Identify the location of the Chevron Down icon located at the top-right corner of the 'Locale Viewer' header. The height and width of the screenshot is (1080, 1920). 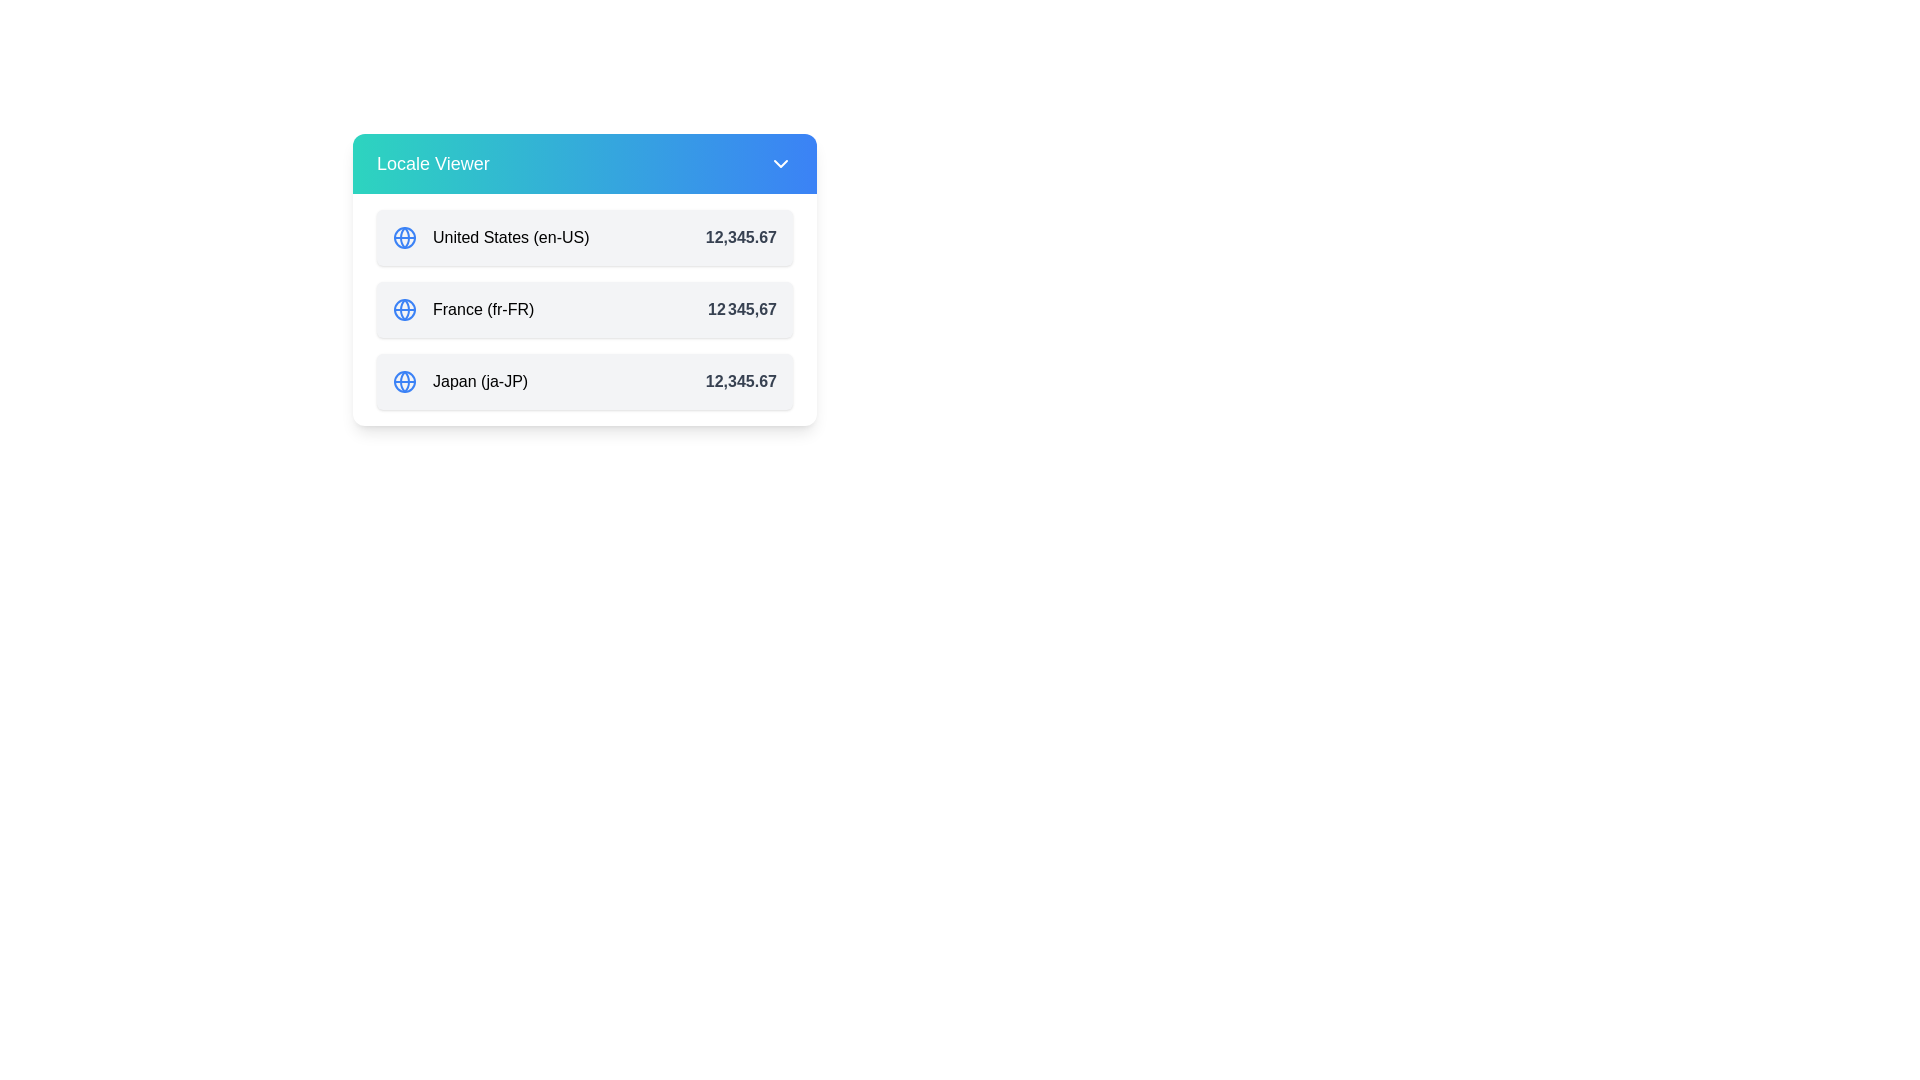
(780, 163).